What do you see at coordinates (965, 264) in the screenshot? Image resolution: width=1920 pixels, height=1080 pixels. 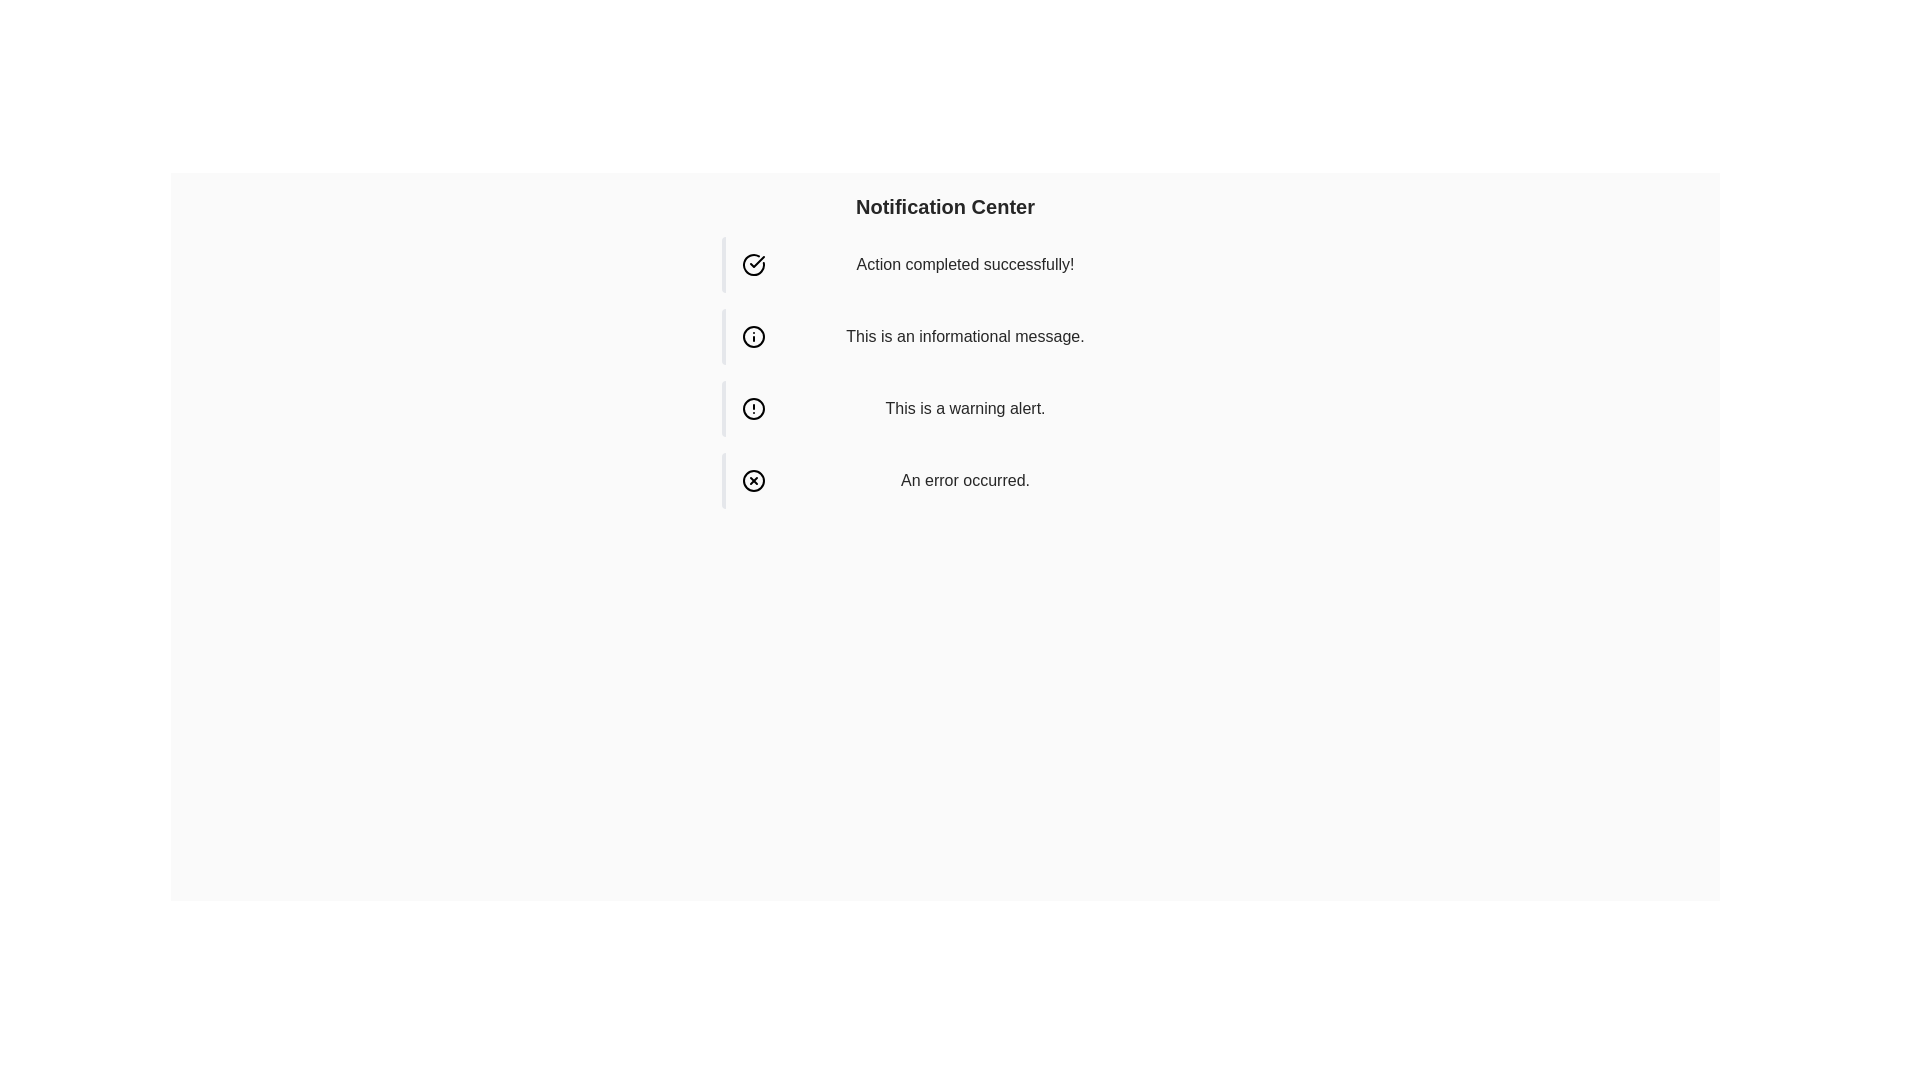 I see `label displaying the message 'Action completed successfully!' located in the notification section to the right of the success icon` at bounding box center [965, 264].